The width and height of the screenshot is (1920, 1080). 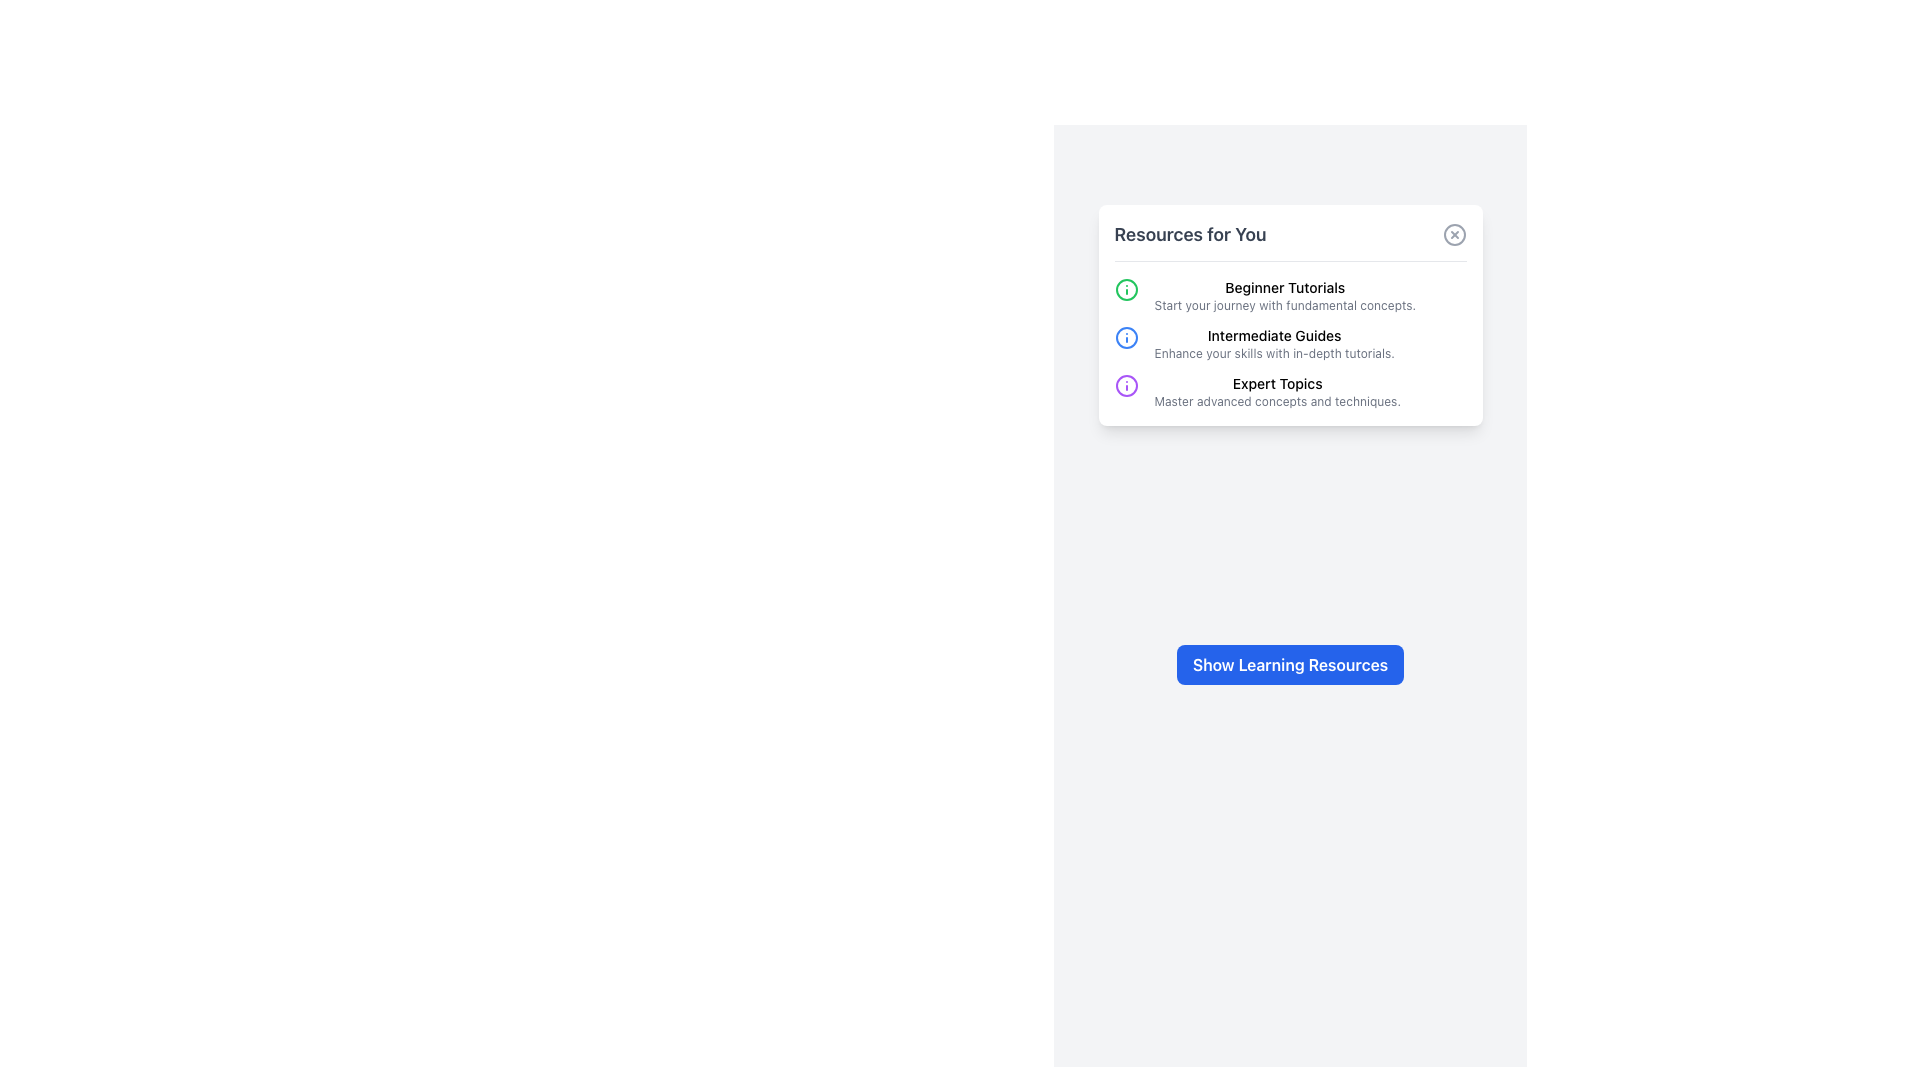 I want to click on the first item in the 'Resources for You' card that contains the title 'Beginner Tutorials' and the subtitle 'Start your journey with fundamental concepts.', so click(x=1290, y=296).